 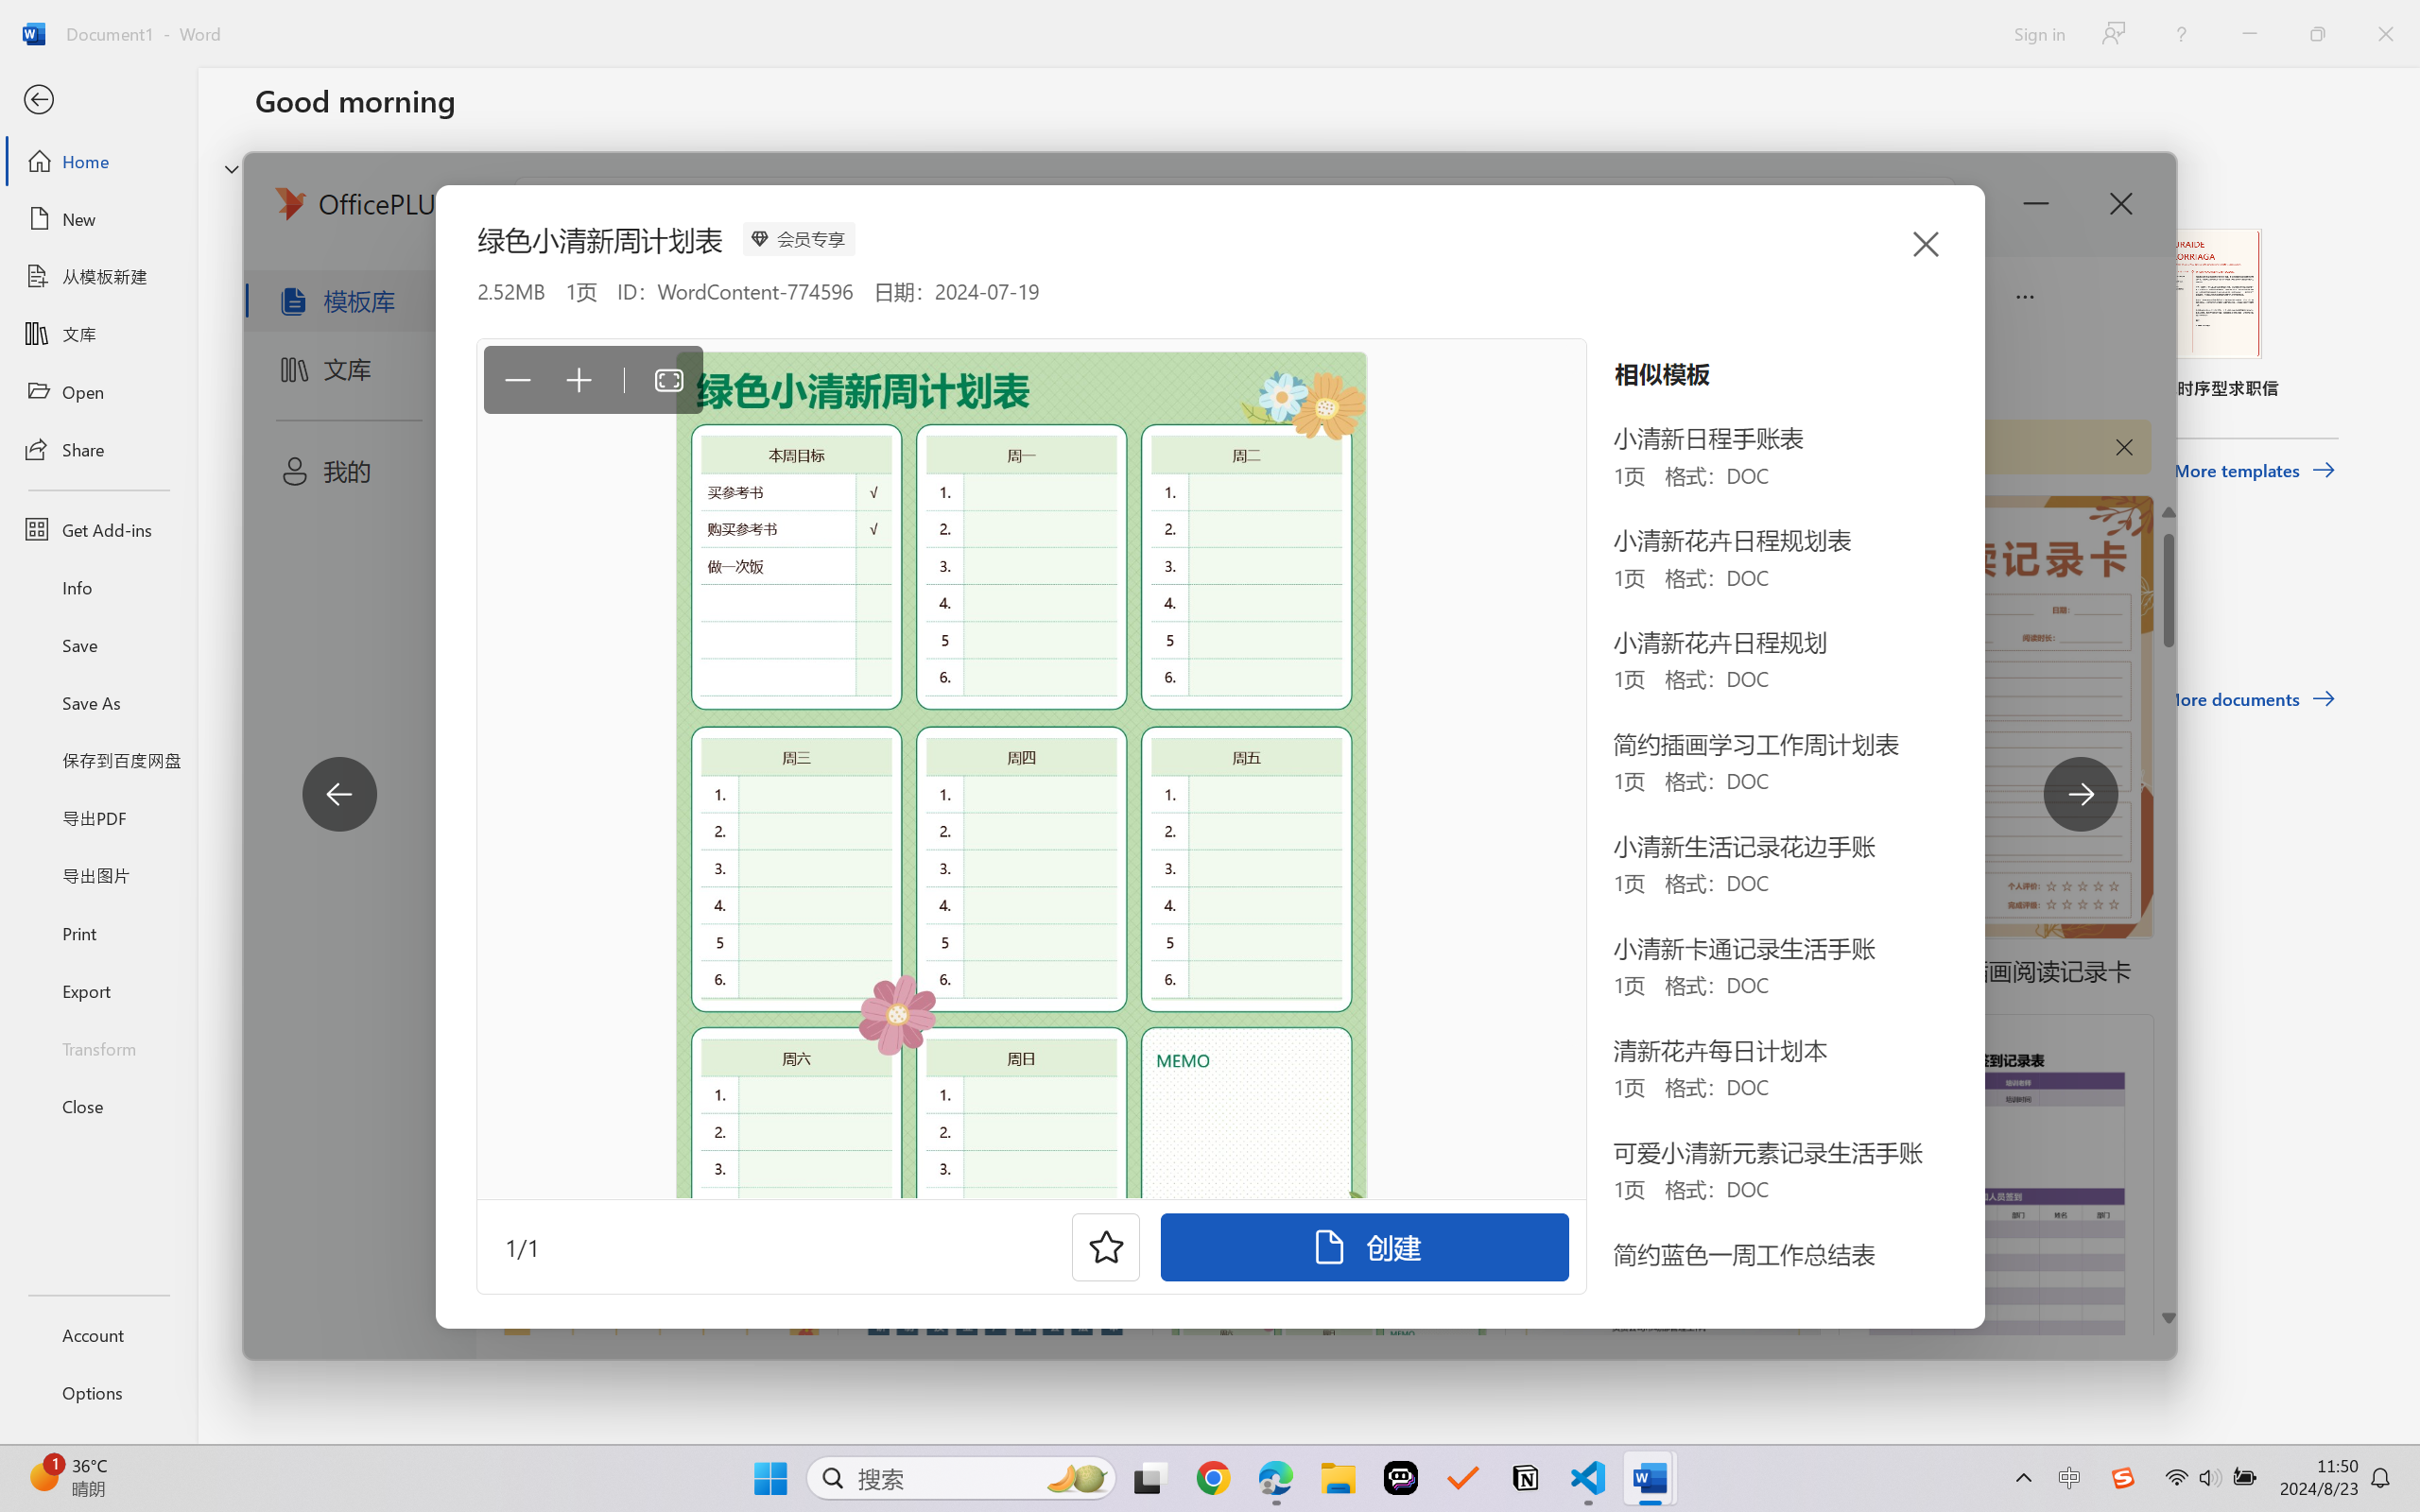 What do you see at coordinates (97, 1391) in the screenshot?
I see `'Options'` at bounding box center [97, 1391].